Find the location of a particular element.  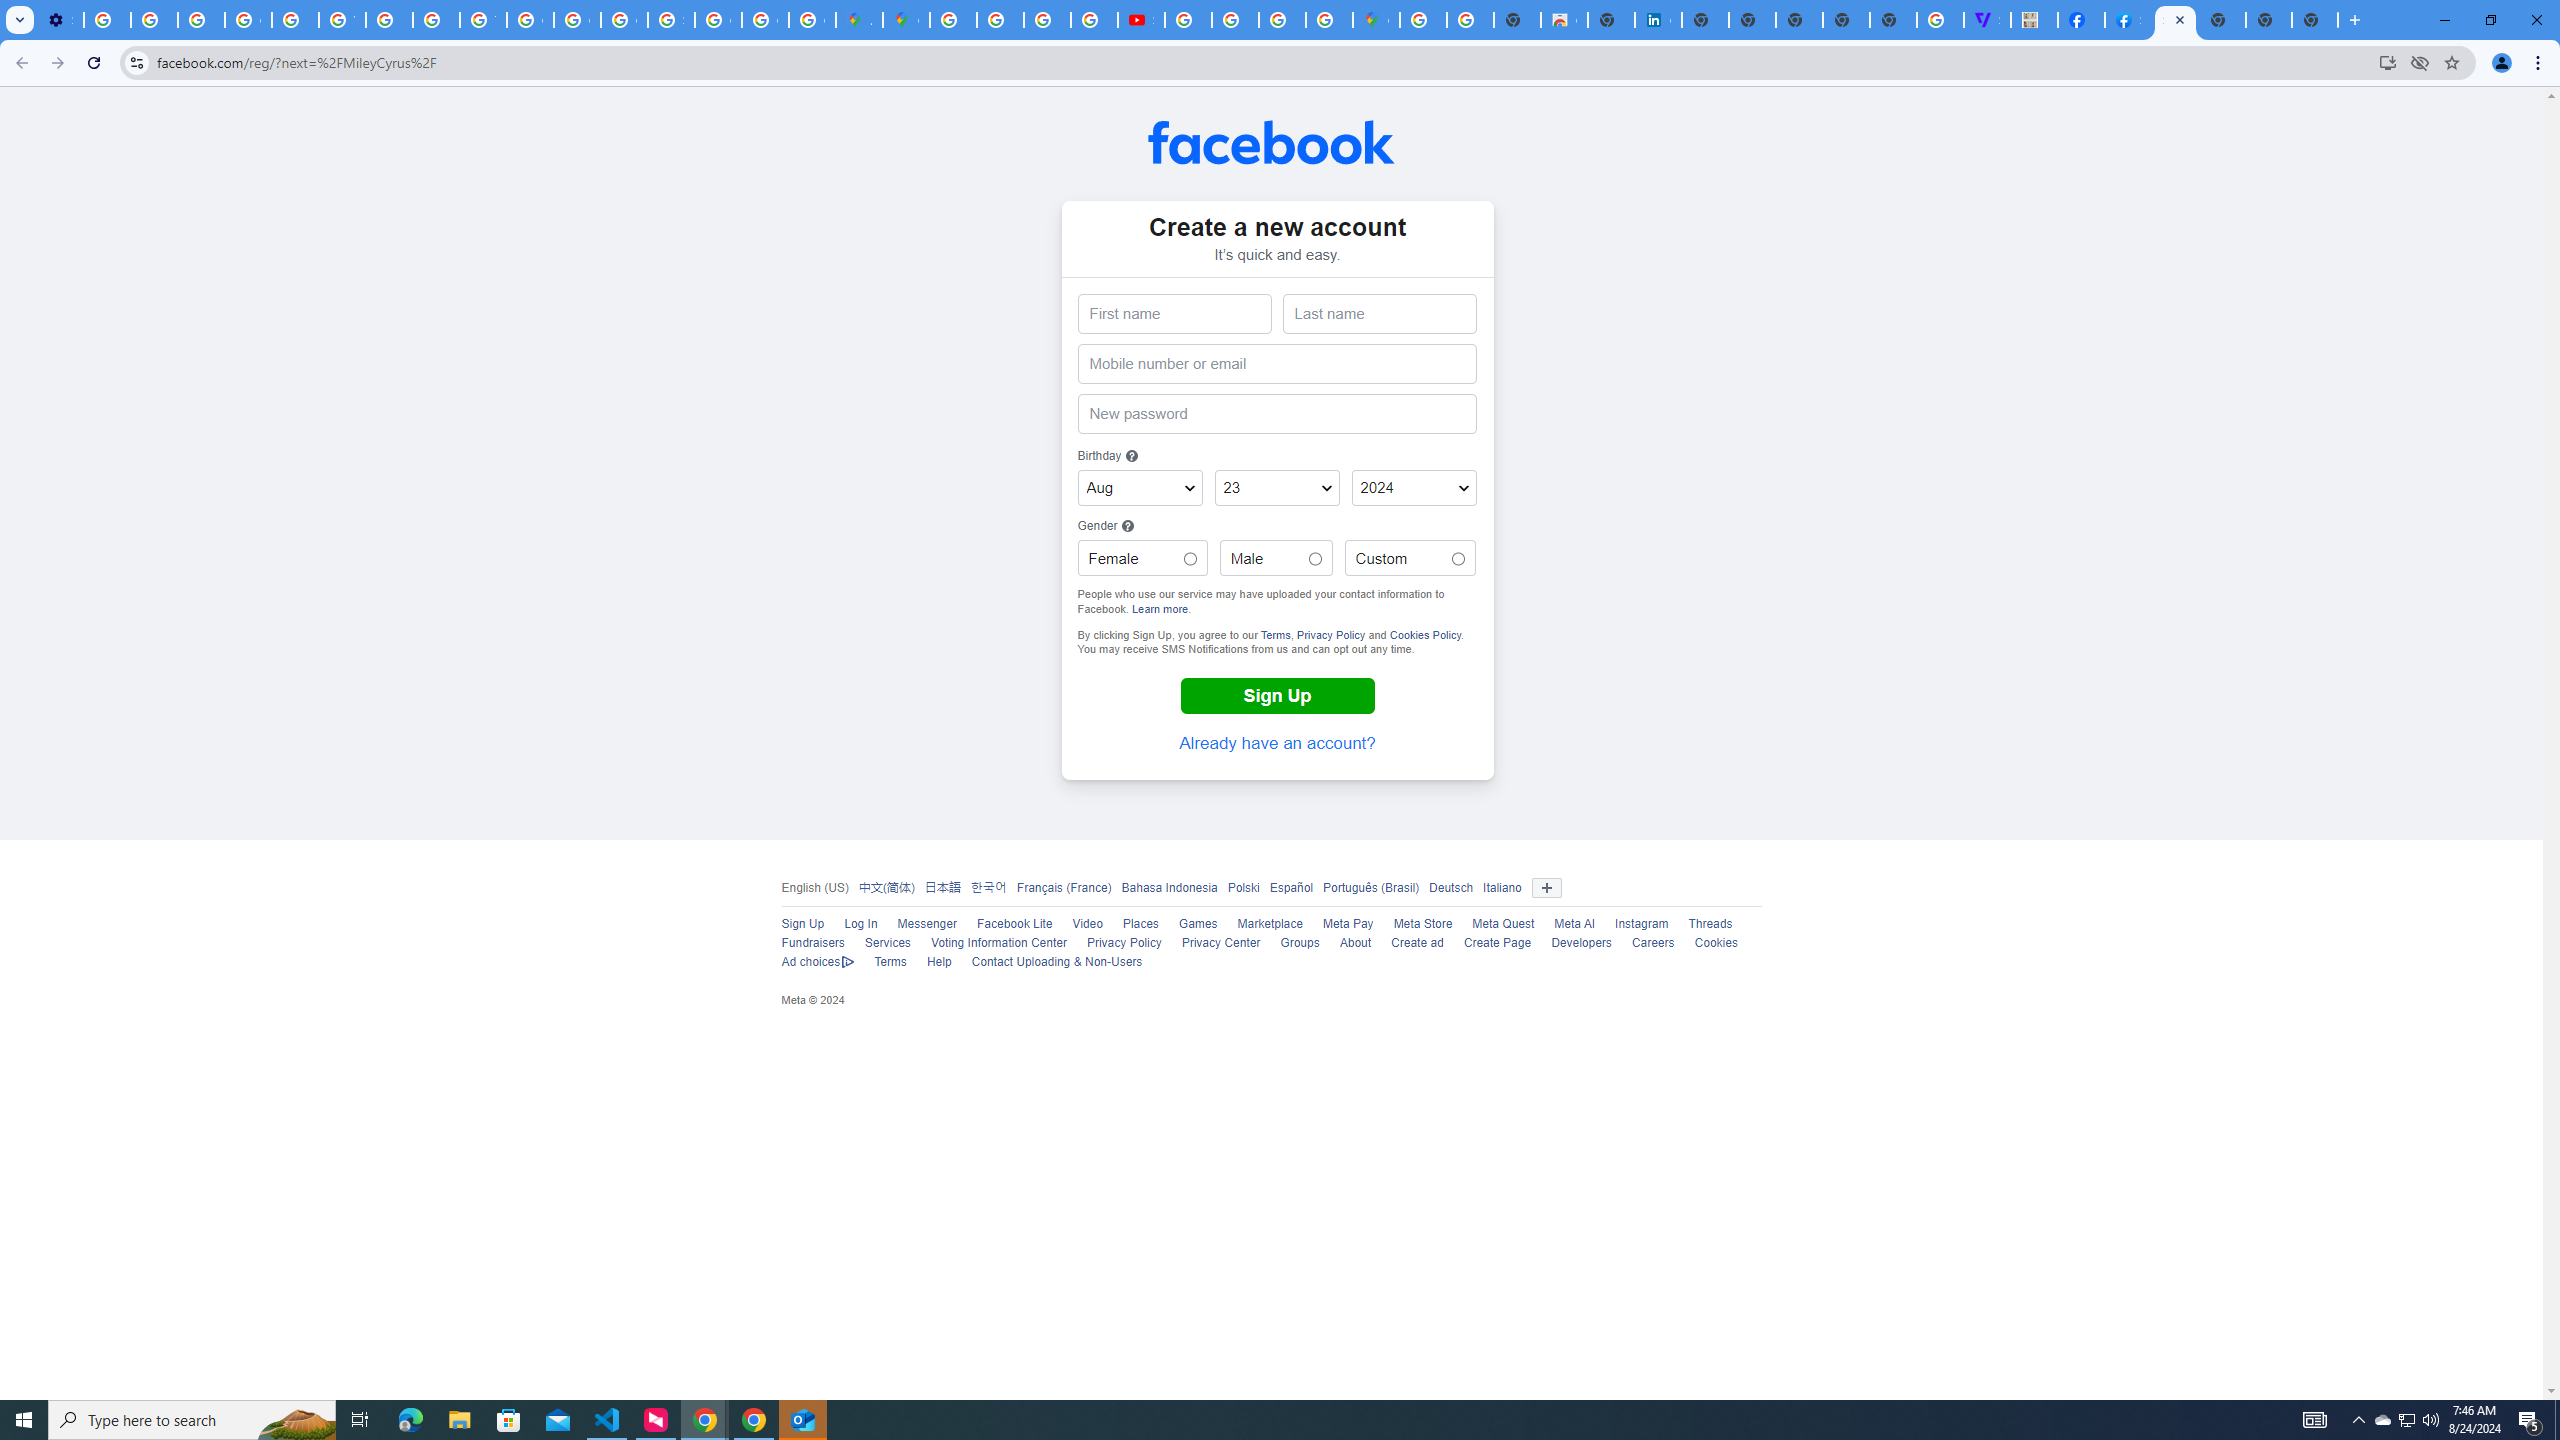

'About' is located at coordinates (1354, 942).